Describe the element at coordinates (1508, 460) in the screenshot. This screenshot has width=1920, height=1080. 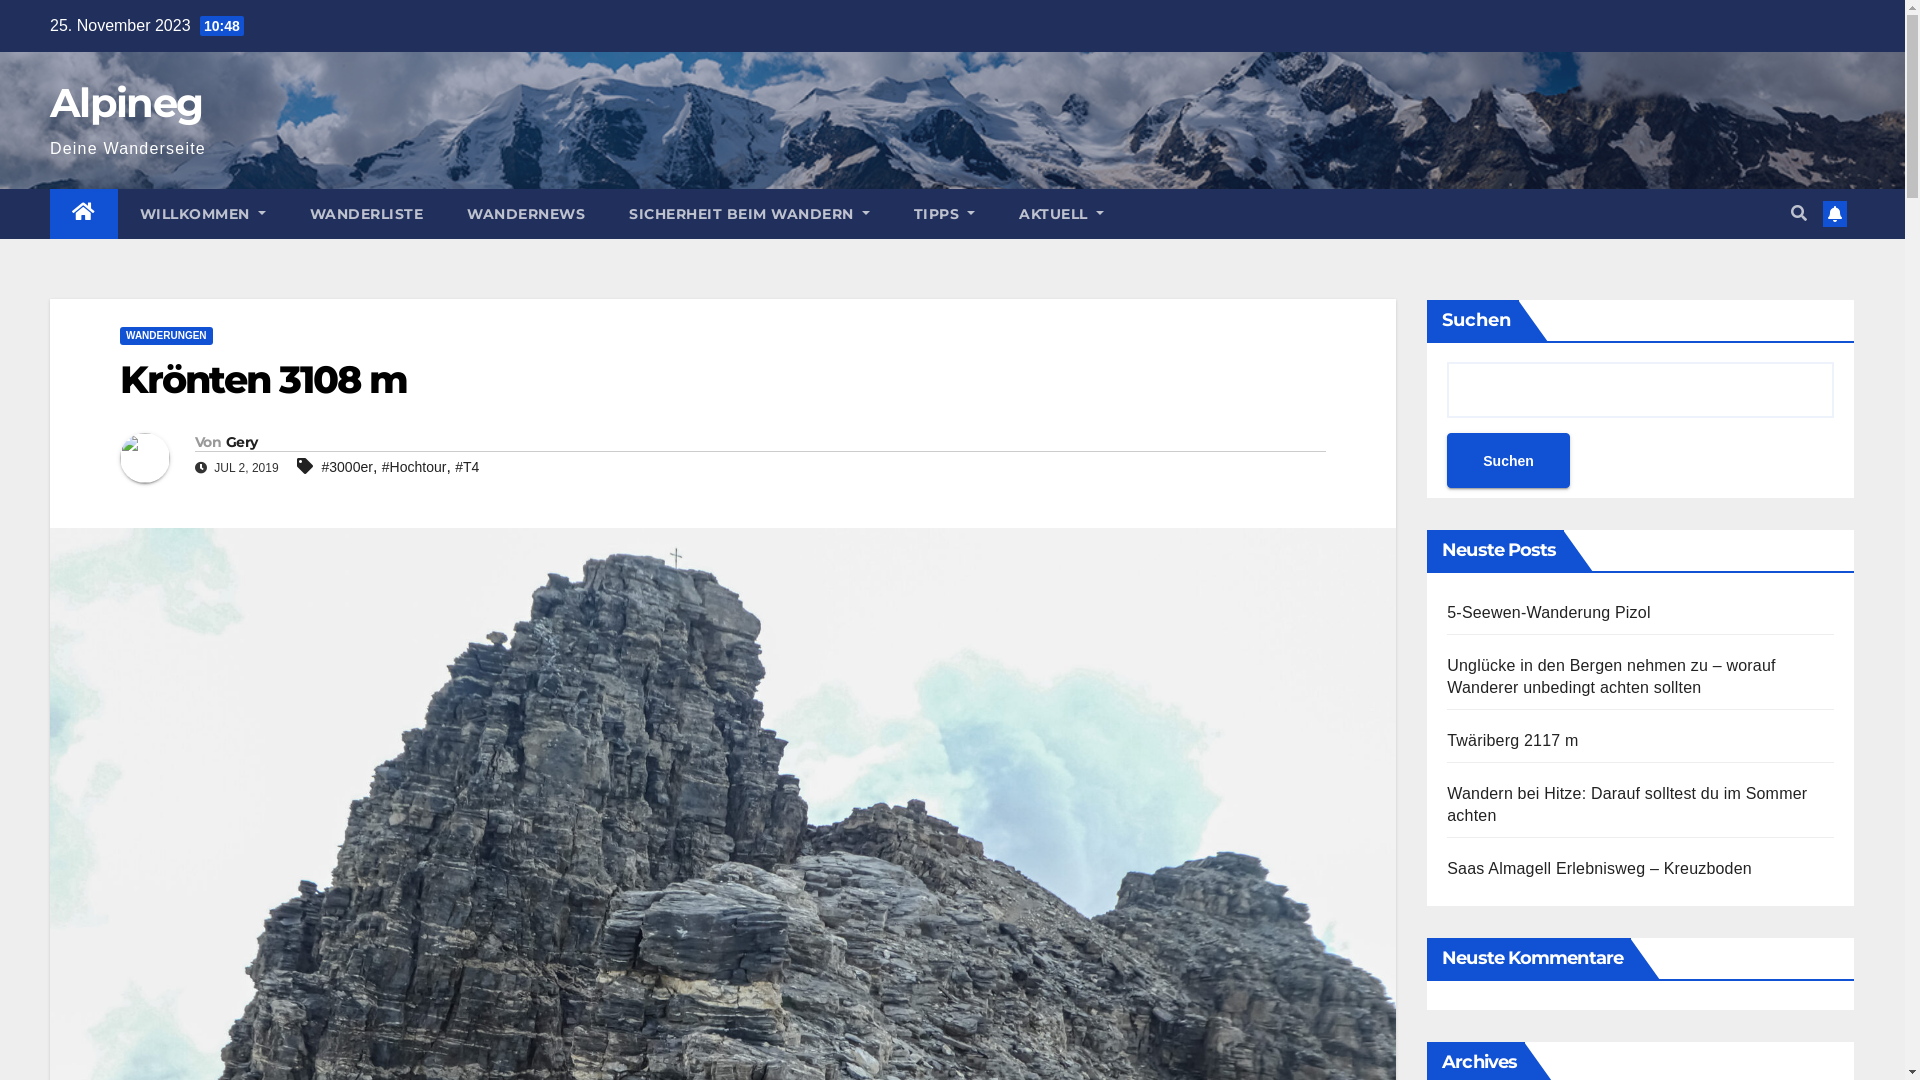
I see `'Suchen'` at that location.